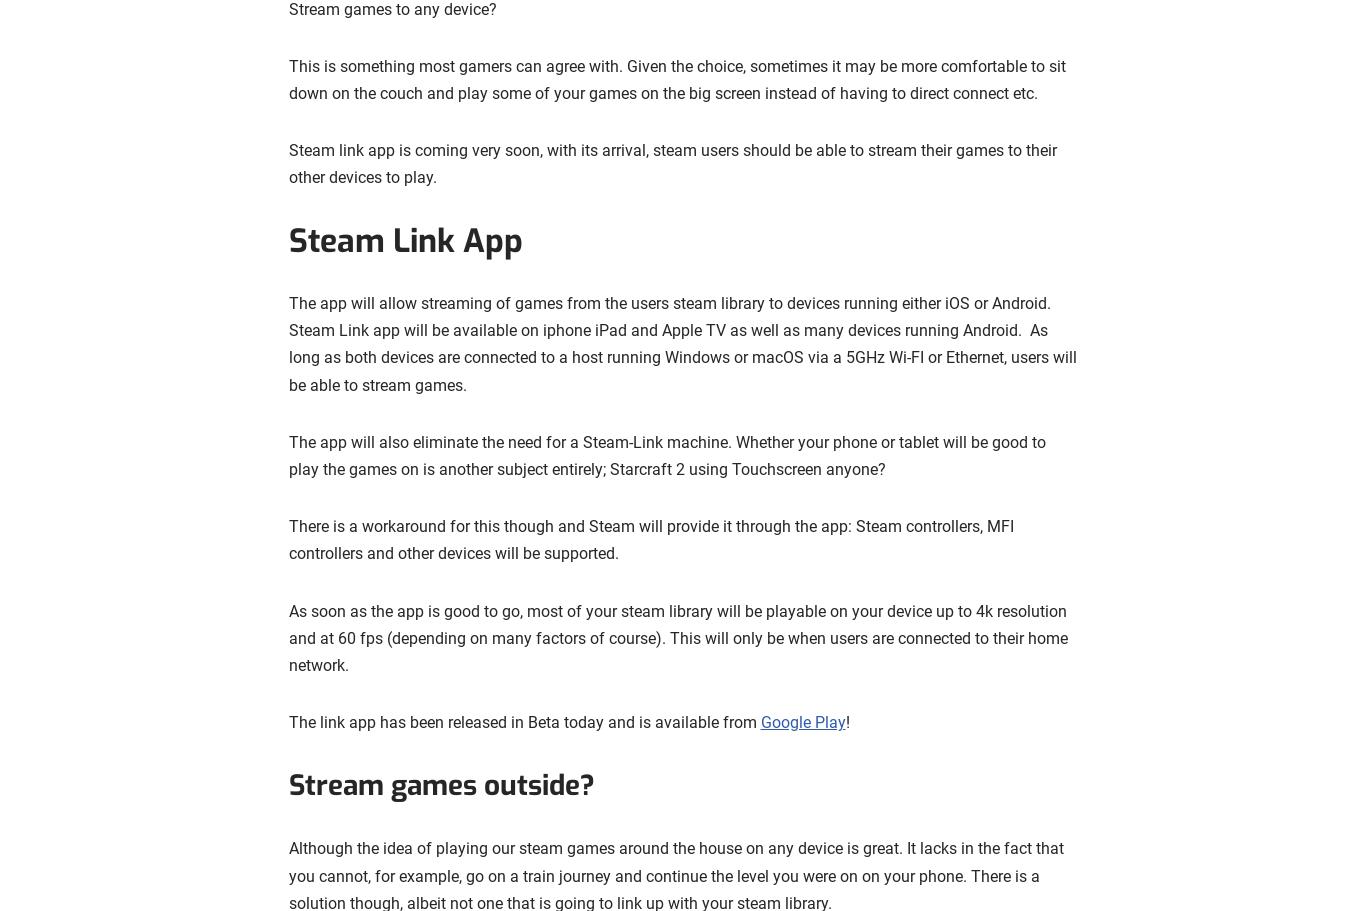 This screenshot has width=1366, height=911. What do you see at coordinates (681, 342) in the screenshot?
I see `'The app will allow streaming of games from the users steam library to devices running either iOS or Android. Steam Link app will be available on iphone iPad and Apple TV as well as many devices running Android.  As long as both devices are connected to a host running Windows or macOS via a 5GHz Wi-FI or Ethernet, users will be able to stream games.'` at bounding box center [681, 342].